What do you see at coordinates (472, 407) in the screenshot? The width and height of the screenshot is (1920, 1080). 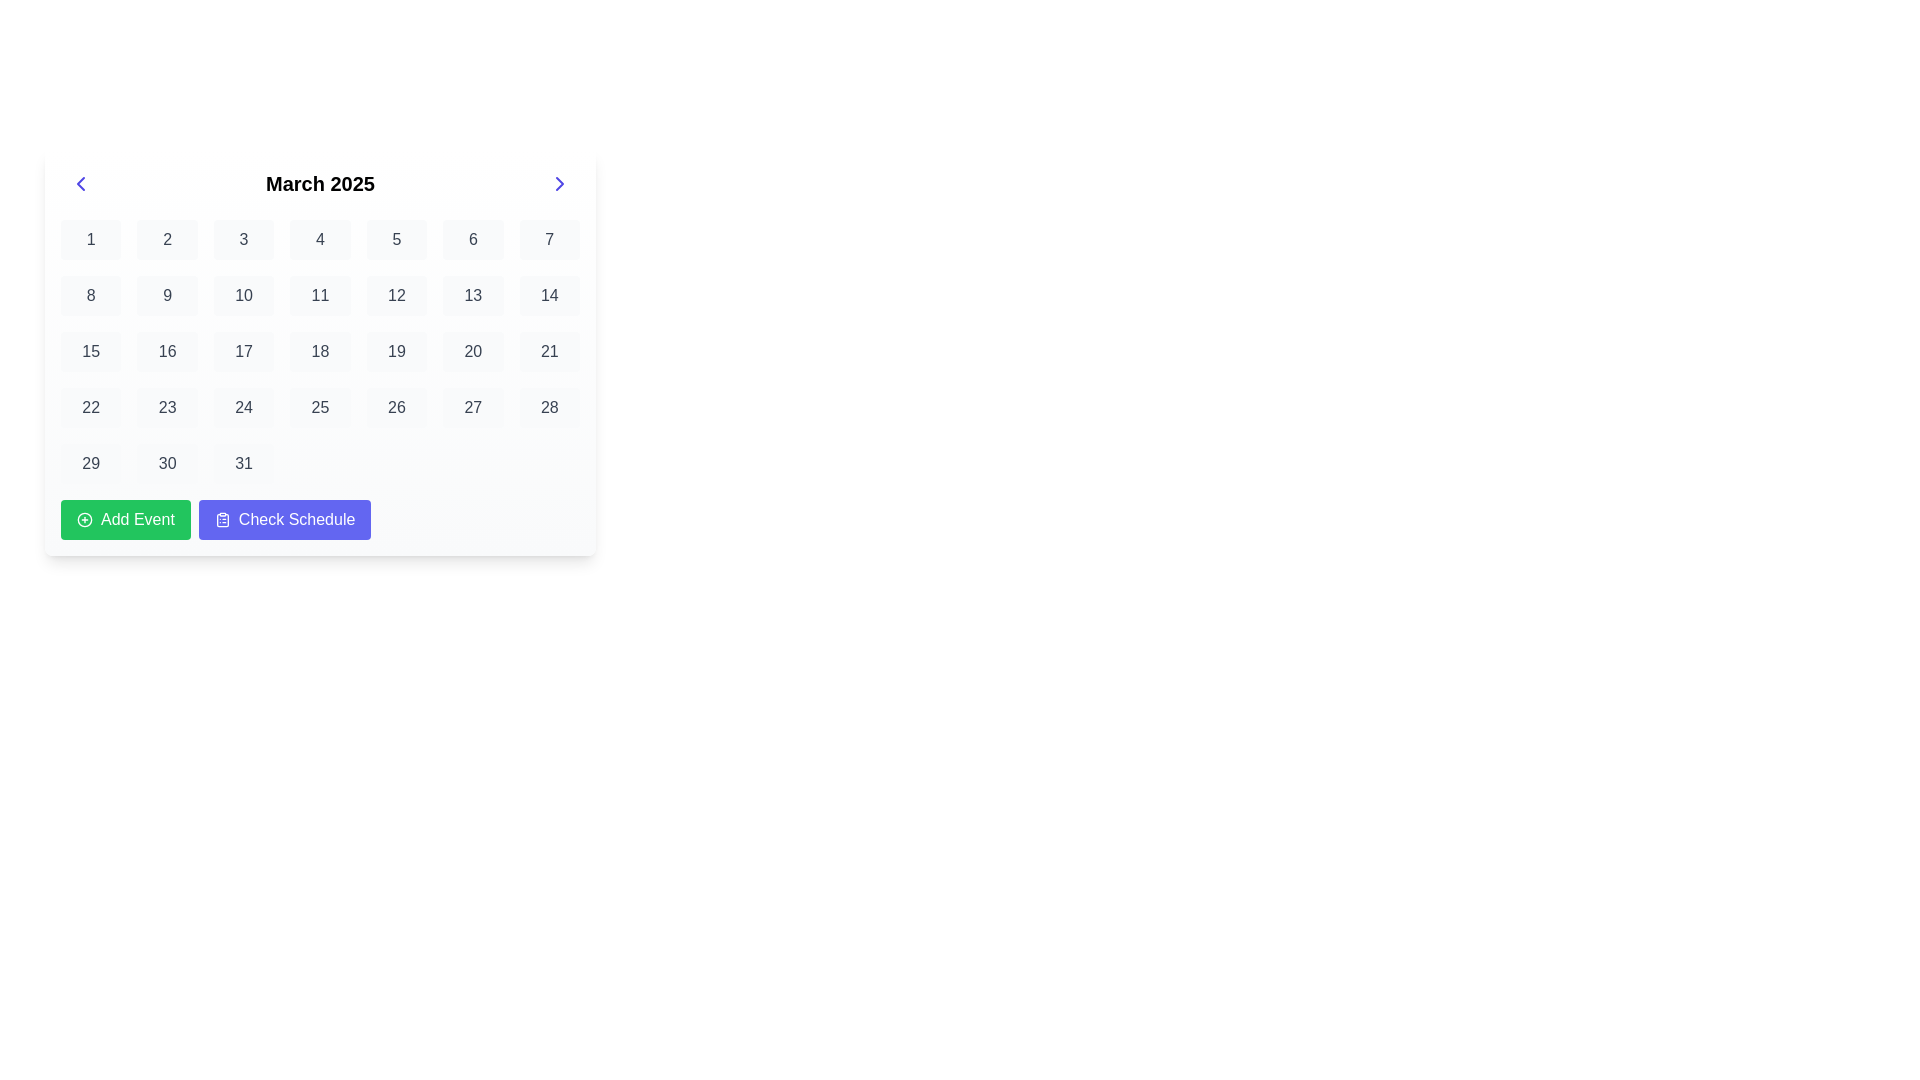 I see `the button displaying the number '27' in the sixth row and sixth column of the monthly calendar view, which has a light gray background and rounded border` at bounding box center [472, 407].